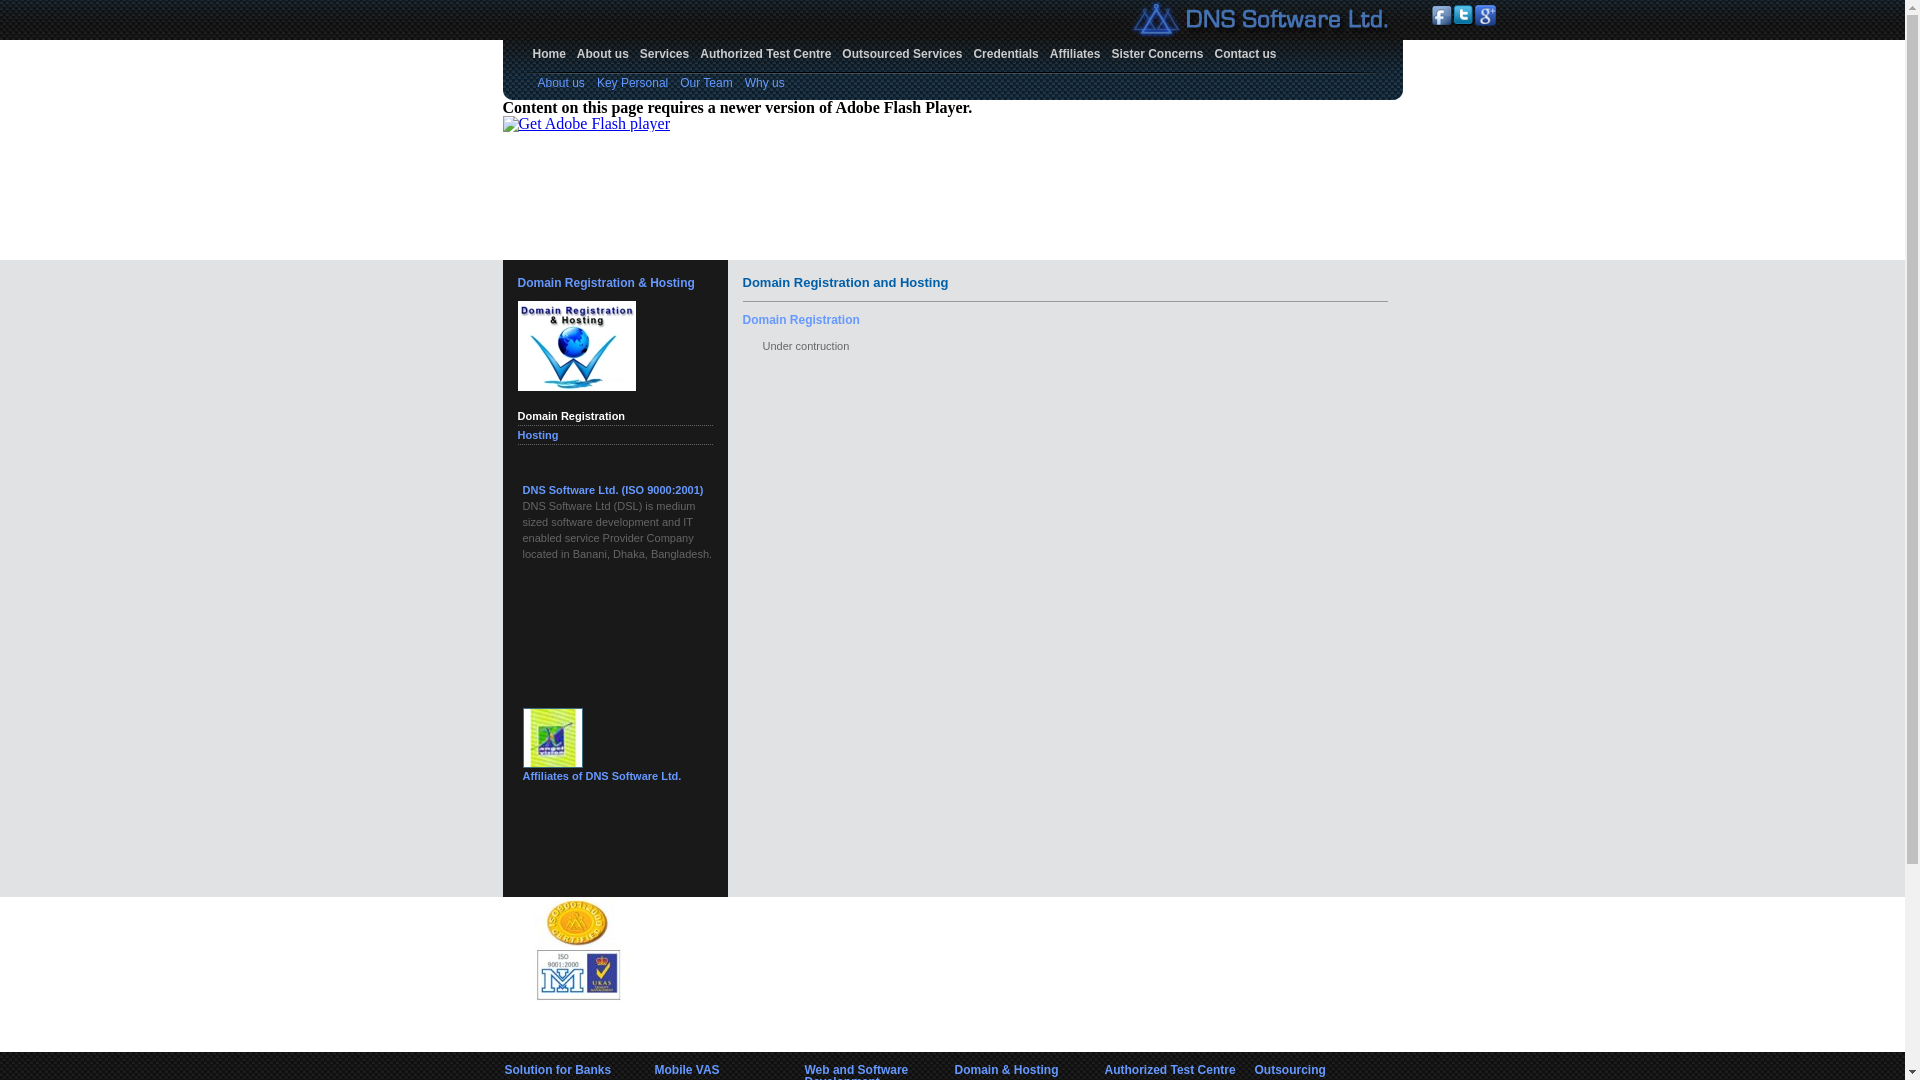  Describe the element at coordinates (1245, 53) in the screenshot. I see `'Contact us'` at that location.